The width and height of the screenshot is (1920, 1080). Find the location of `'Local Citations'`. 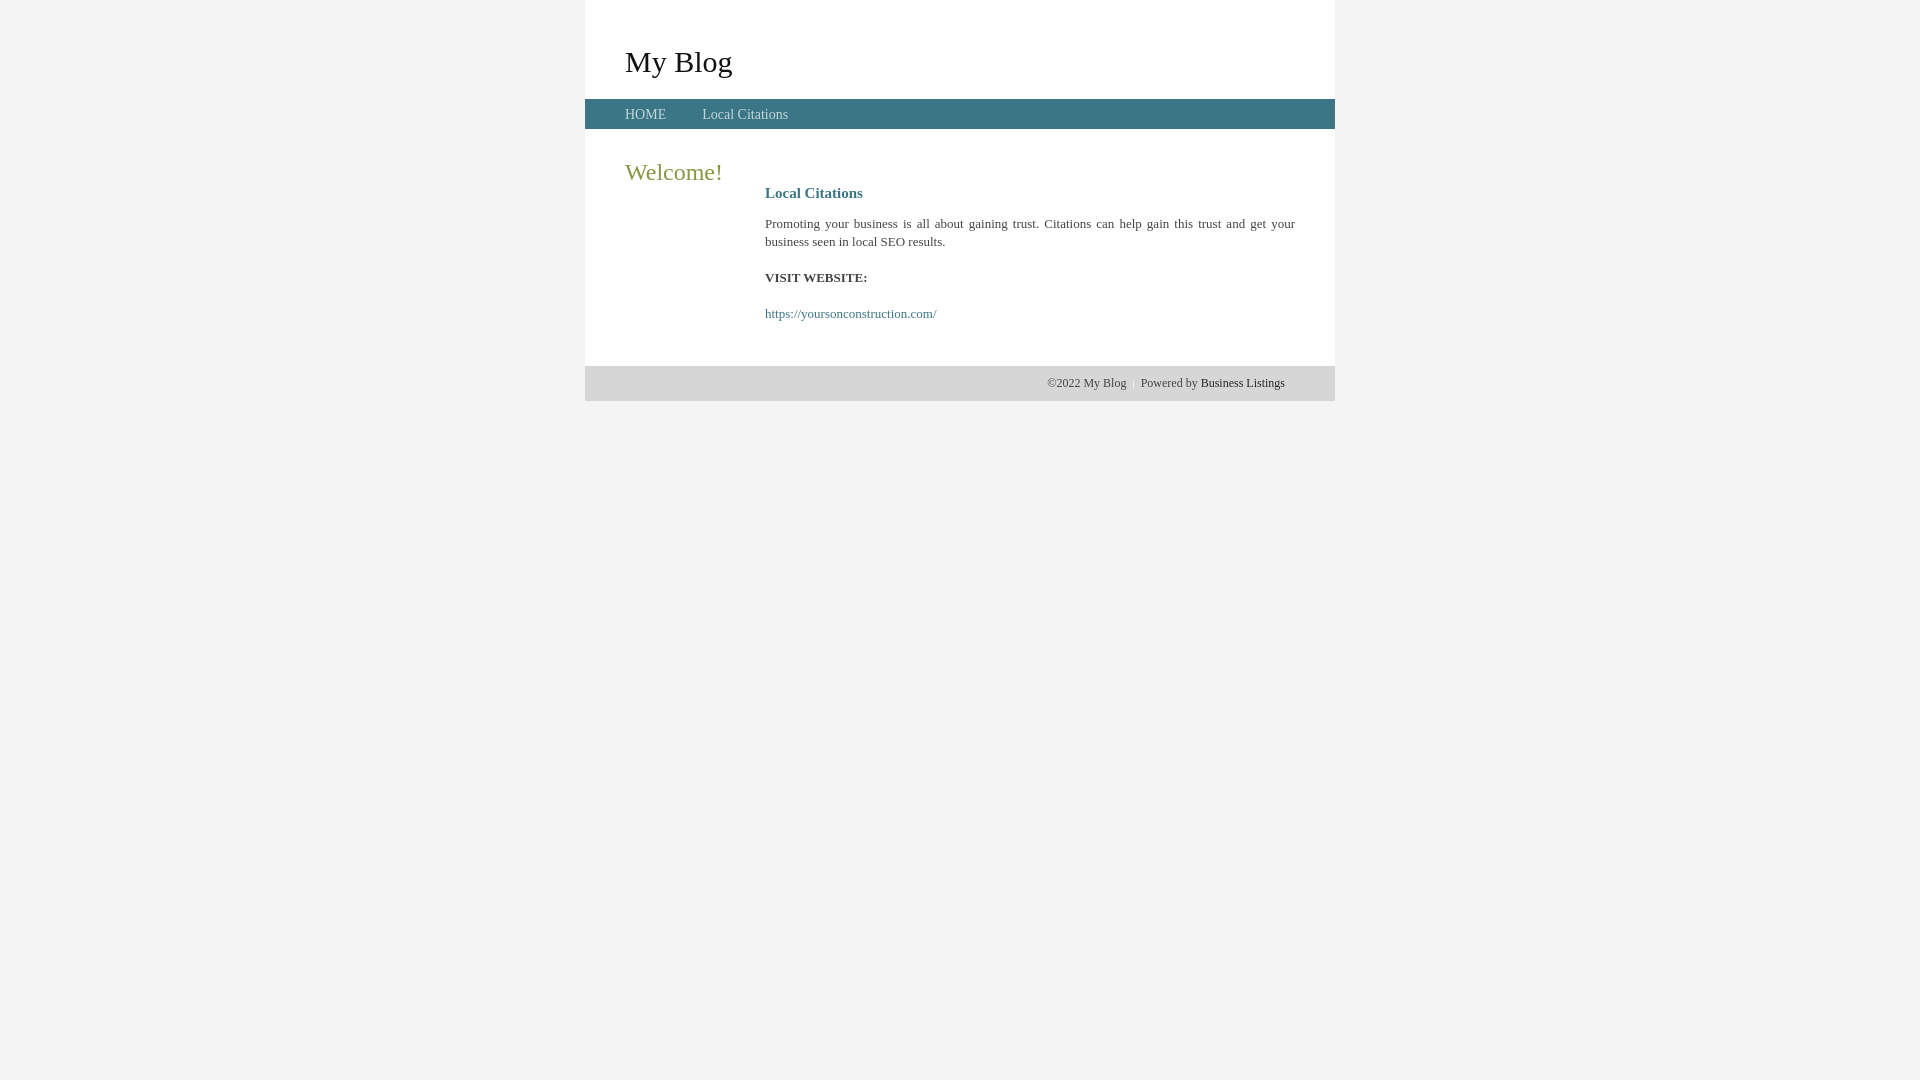

'Local Citations' is located at coordinates (743, 114).